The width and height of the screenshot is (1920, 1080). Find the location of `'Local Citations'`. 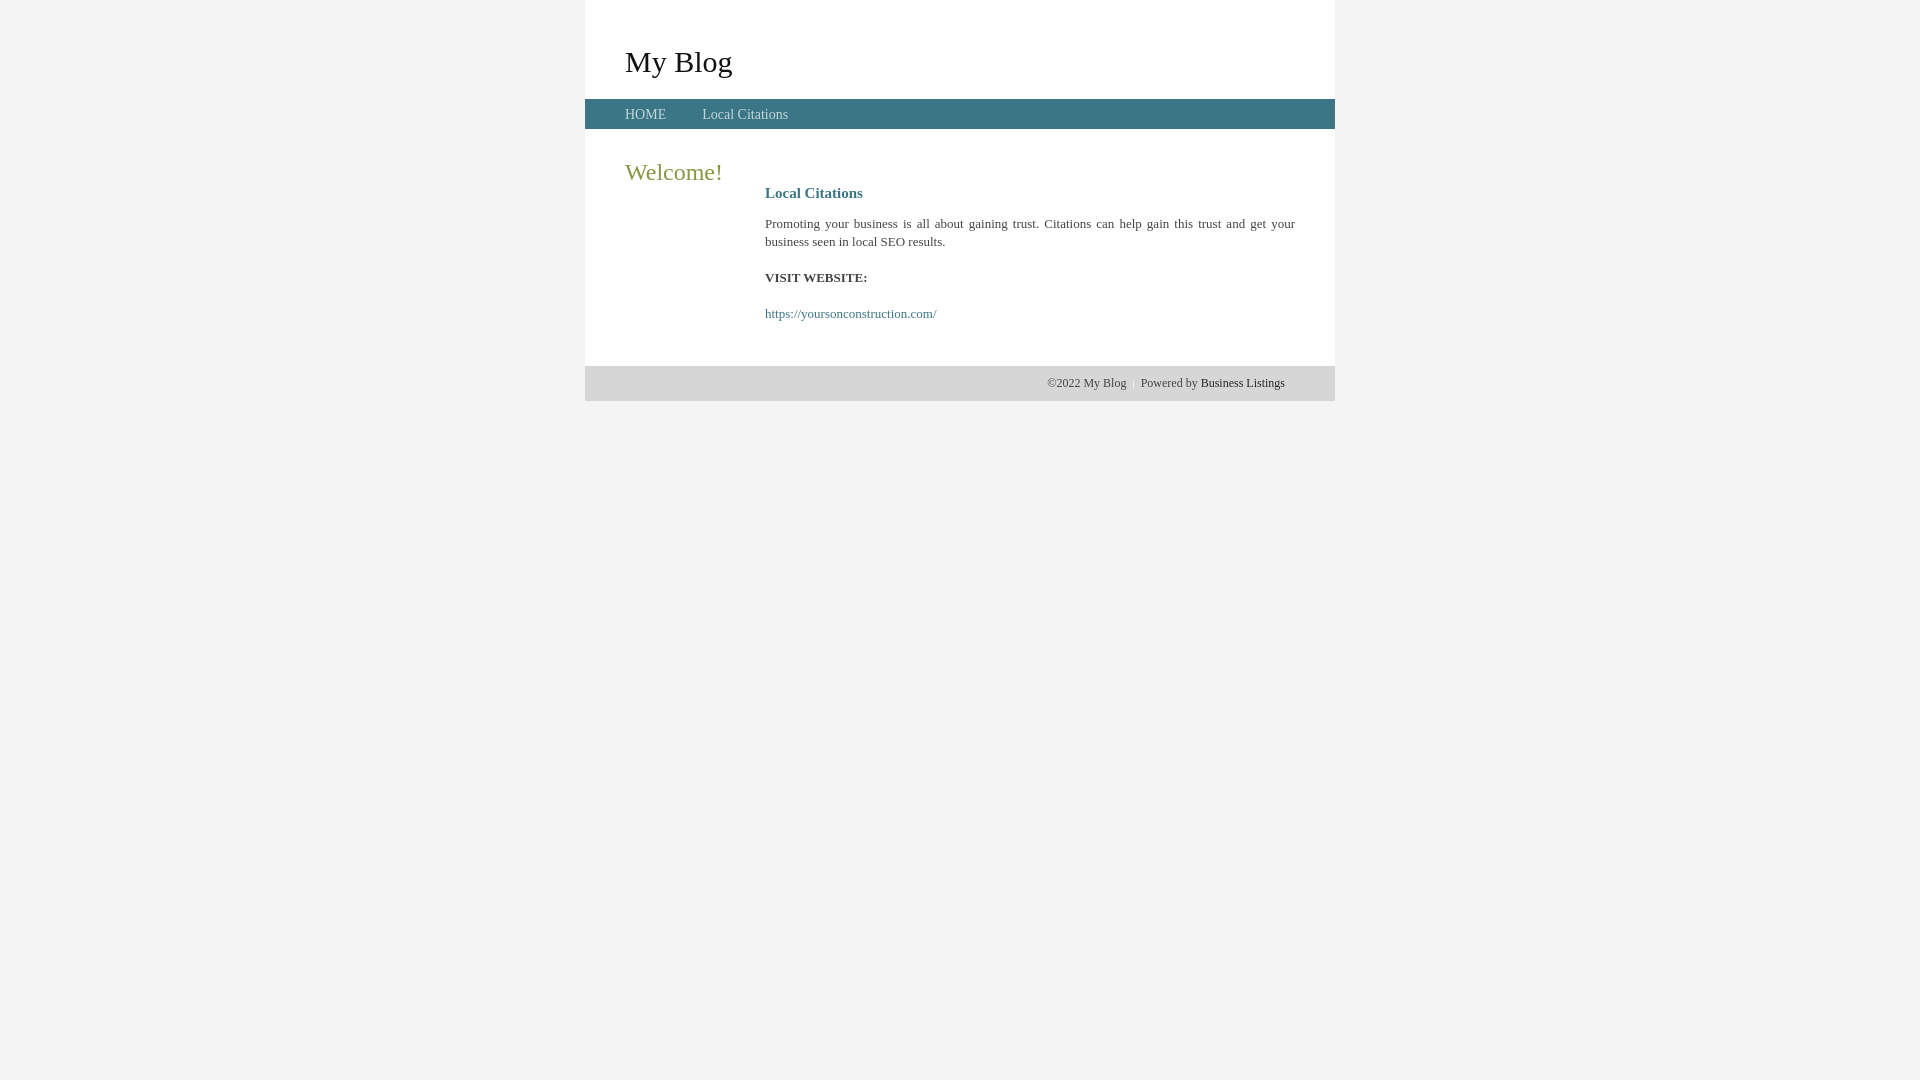

'Local Citations' is located at coordinates (743, 114).